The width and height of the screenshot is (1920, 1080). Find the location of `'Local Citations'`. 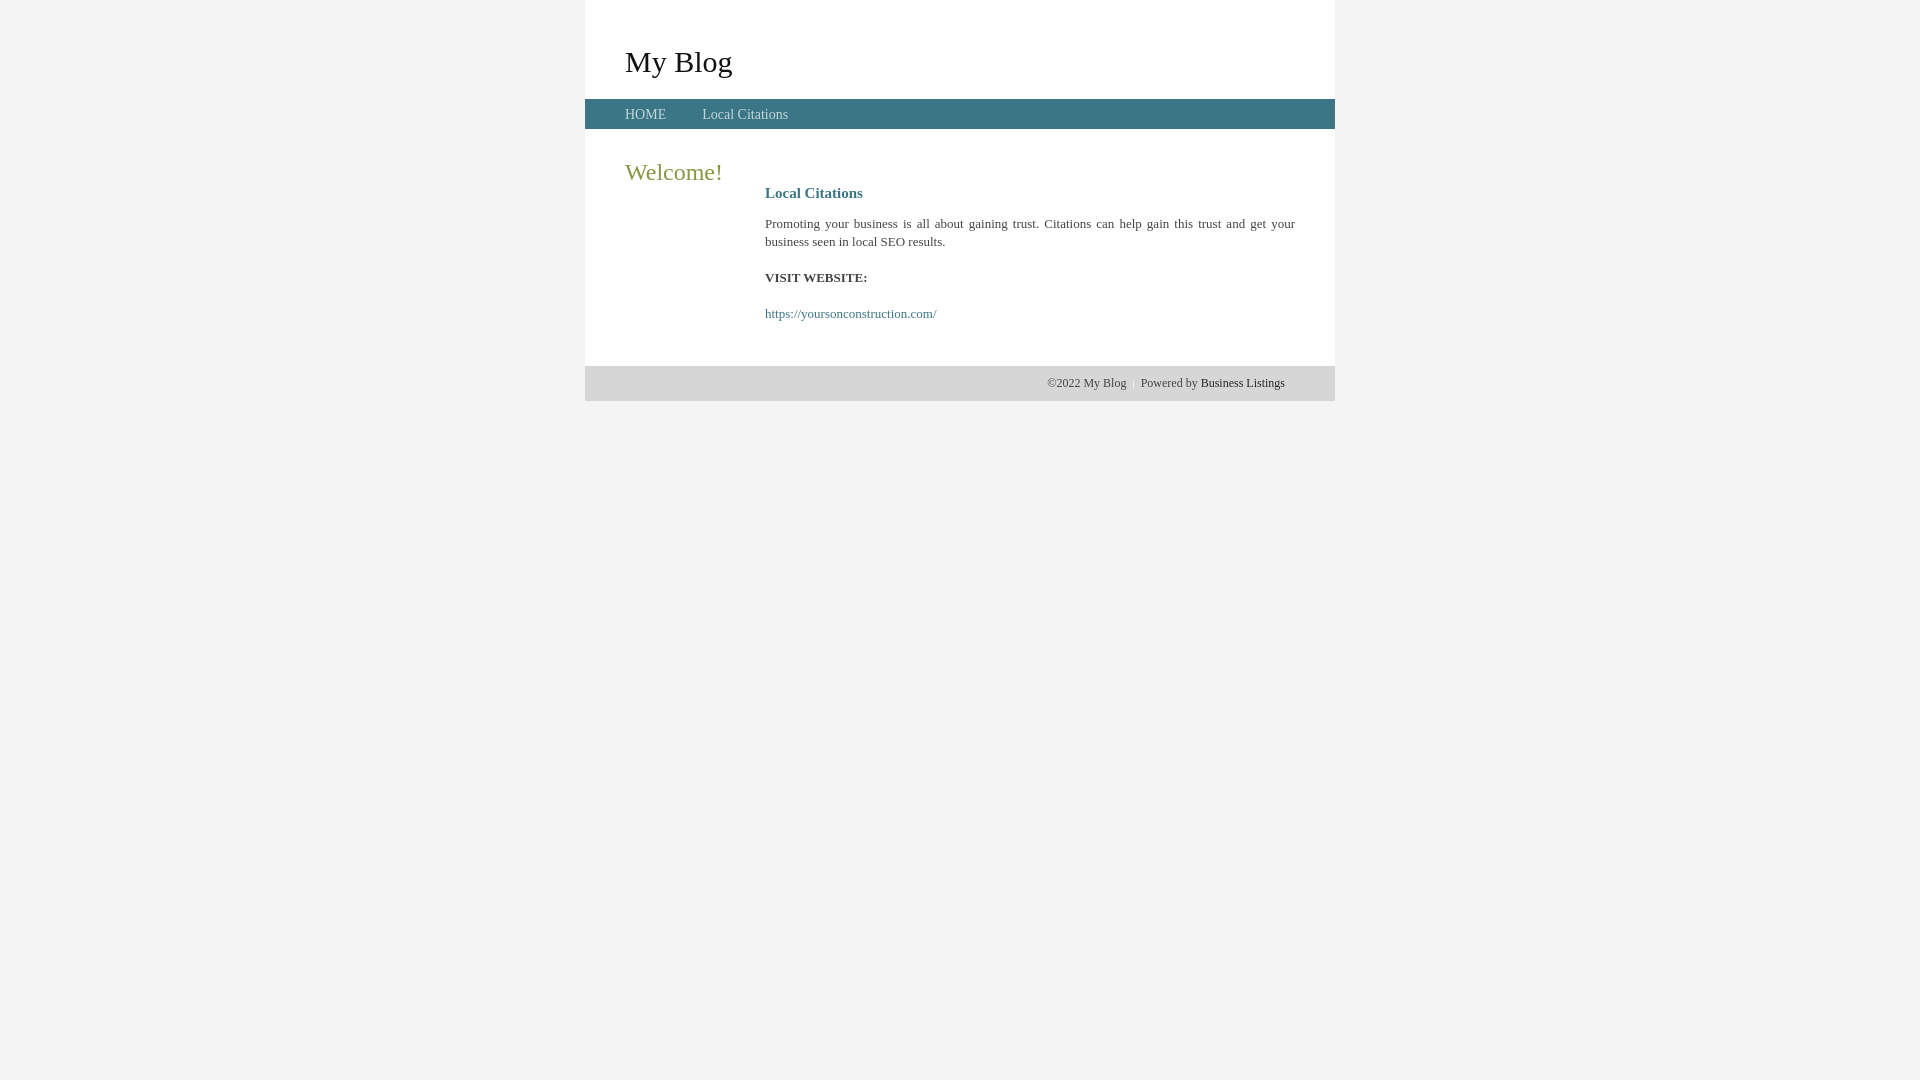

'Local Citations' is located at coordinates (743, 114).